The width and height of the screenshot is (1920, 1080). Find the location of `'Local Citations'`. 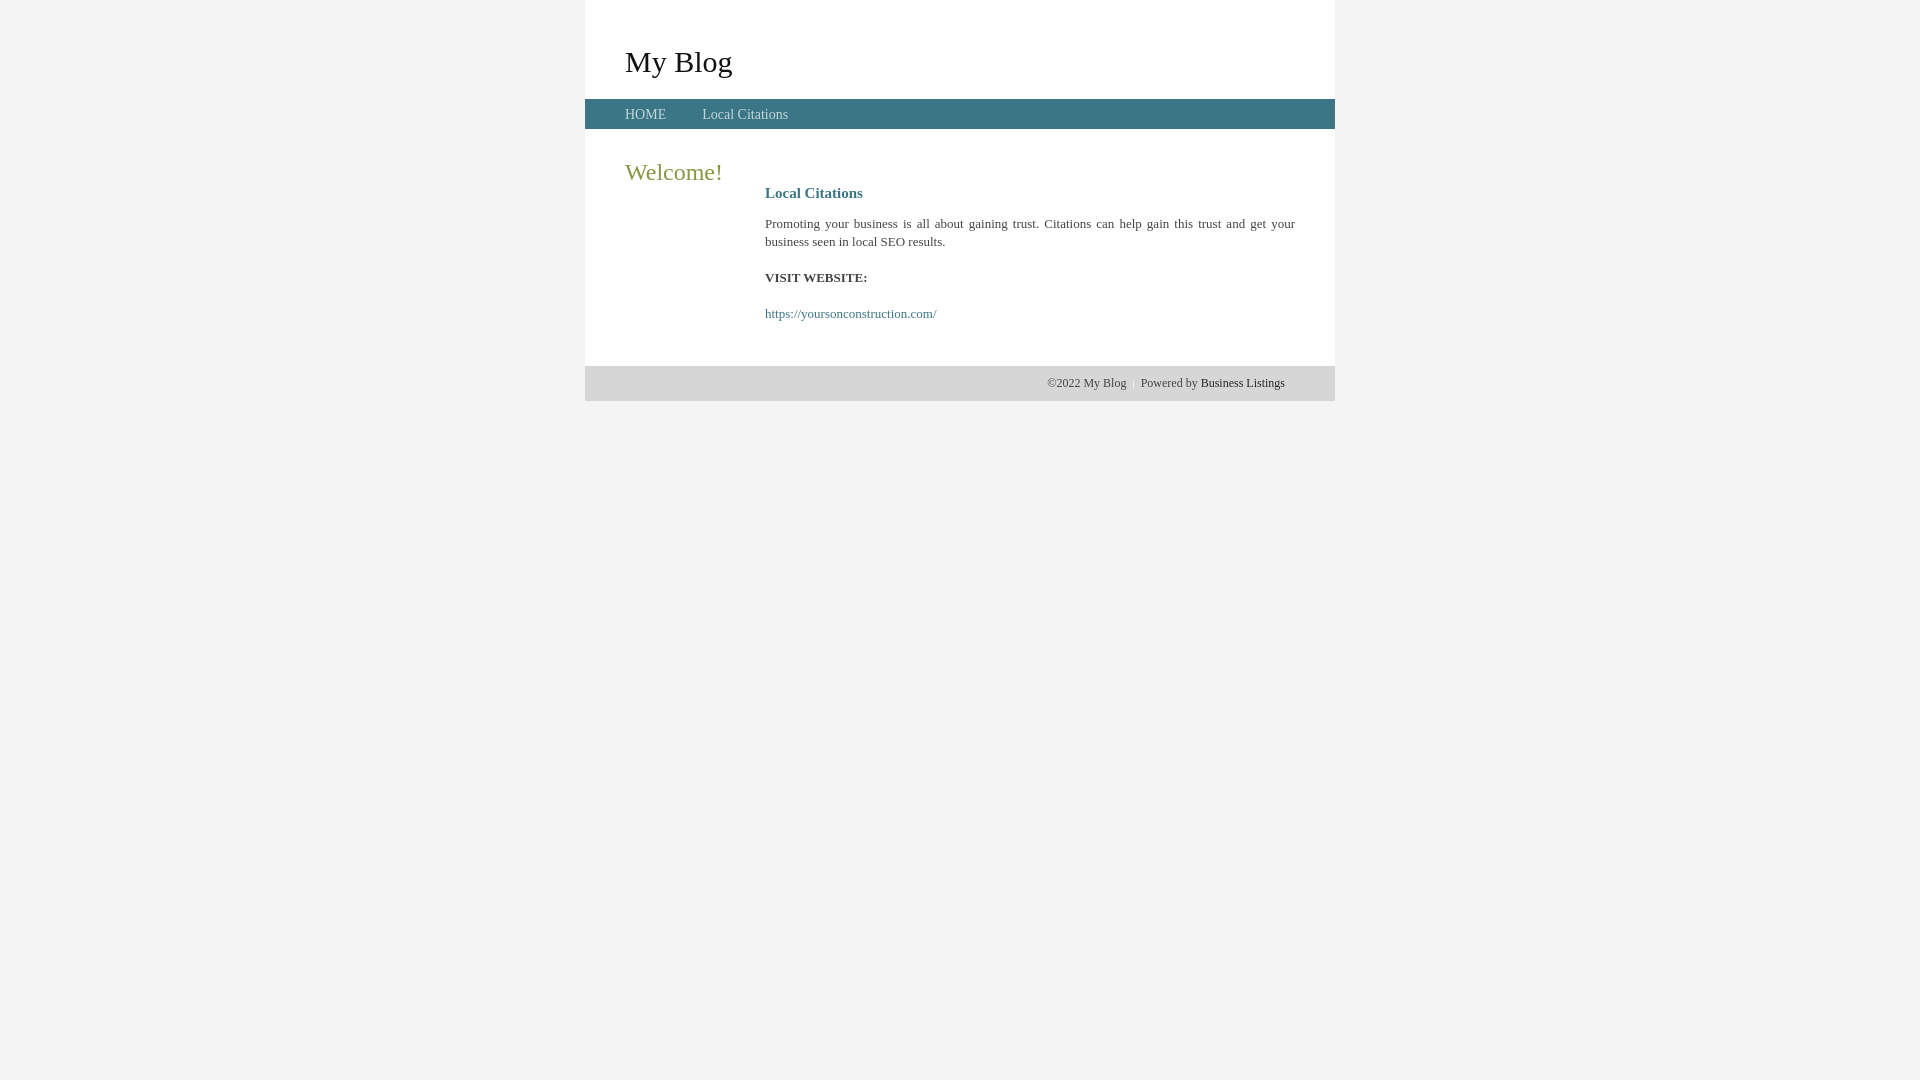

'Local Citations' is located at coordinates (743, 114).